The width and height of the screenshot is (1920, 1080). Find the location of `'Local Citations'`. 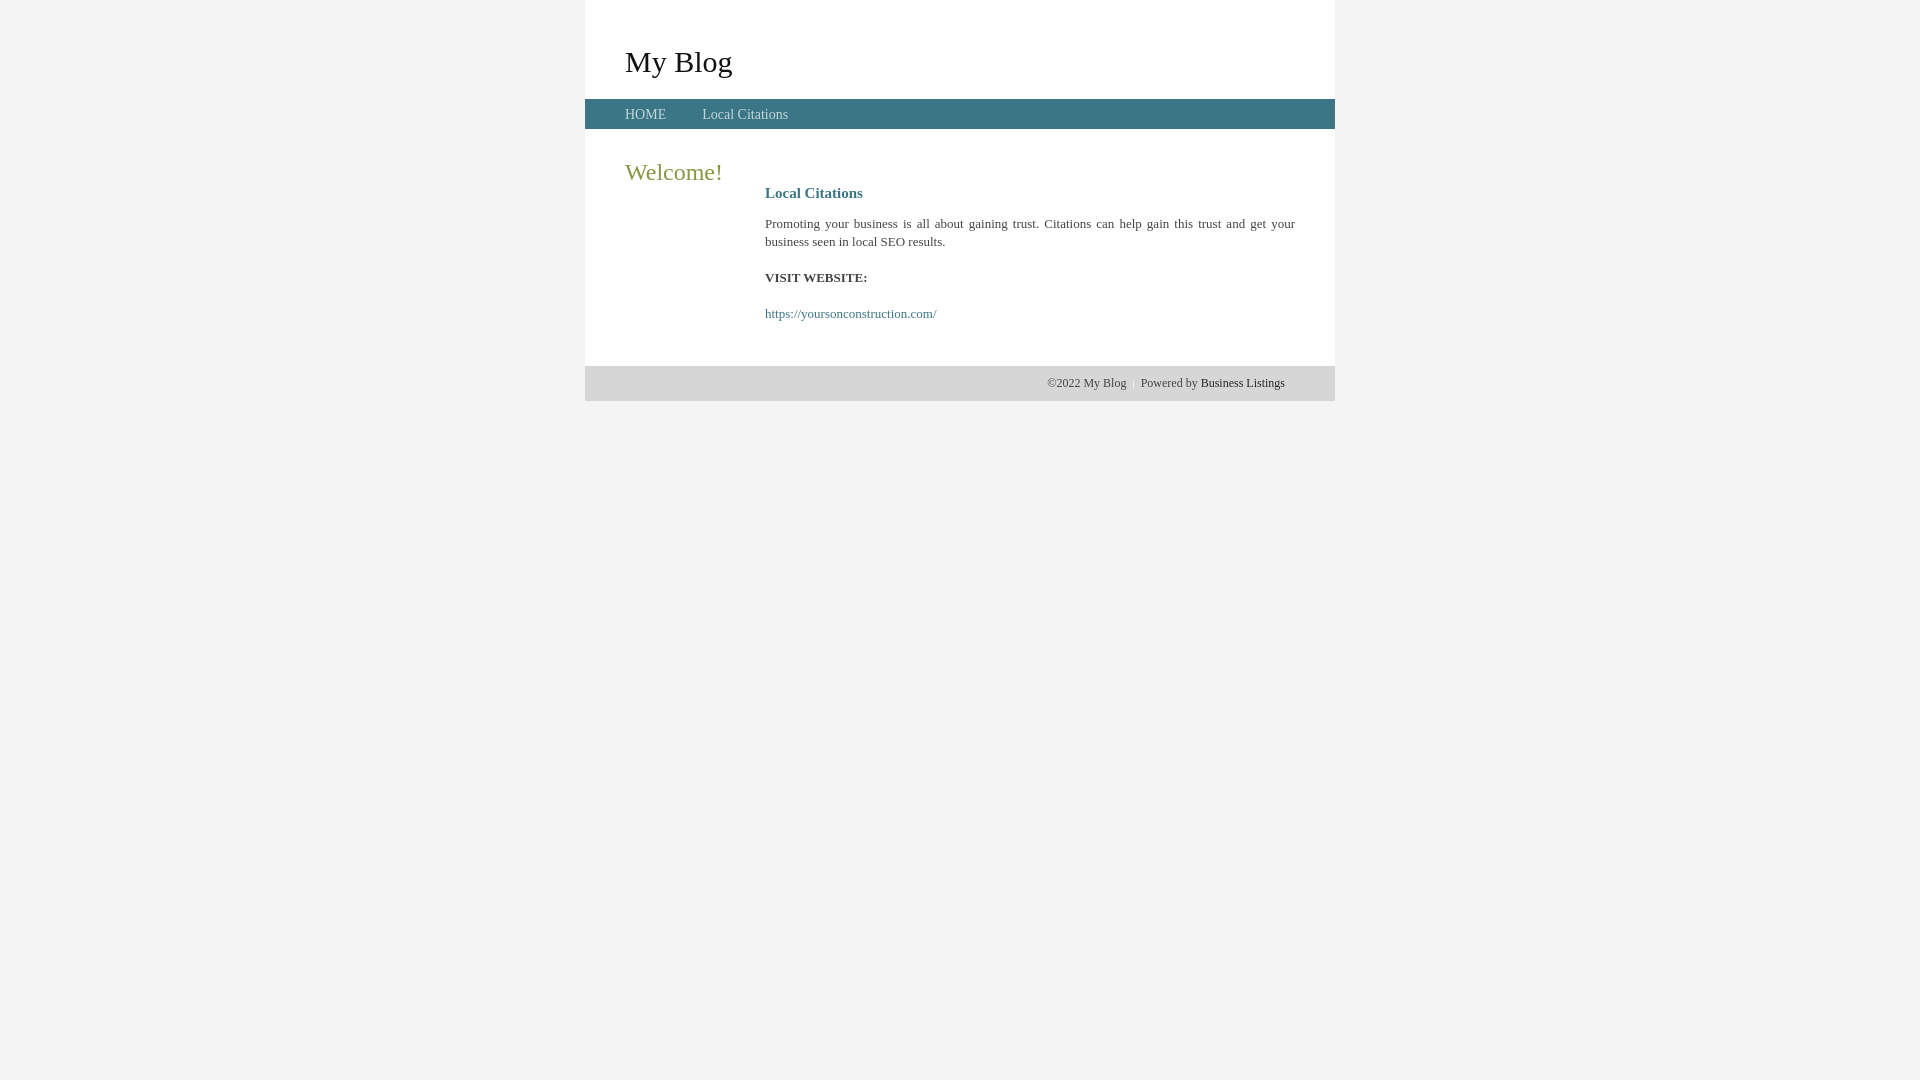

'Local Citations' is located at coordinates (743, 114).